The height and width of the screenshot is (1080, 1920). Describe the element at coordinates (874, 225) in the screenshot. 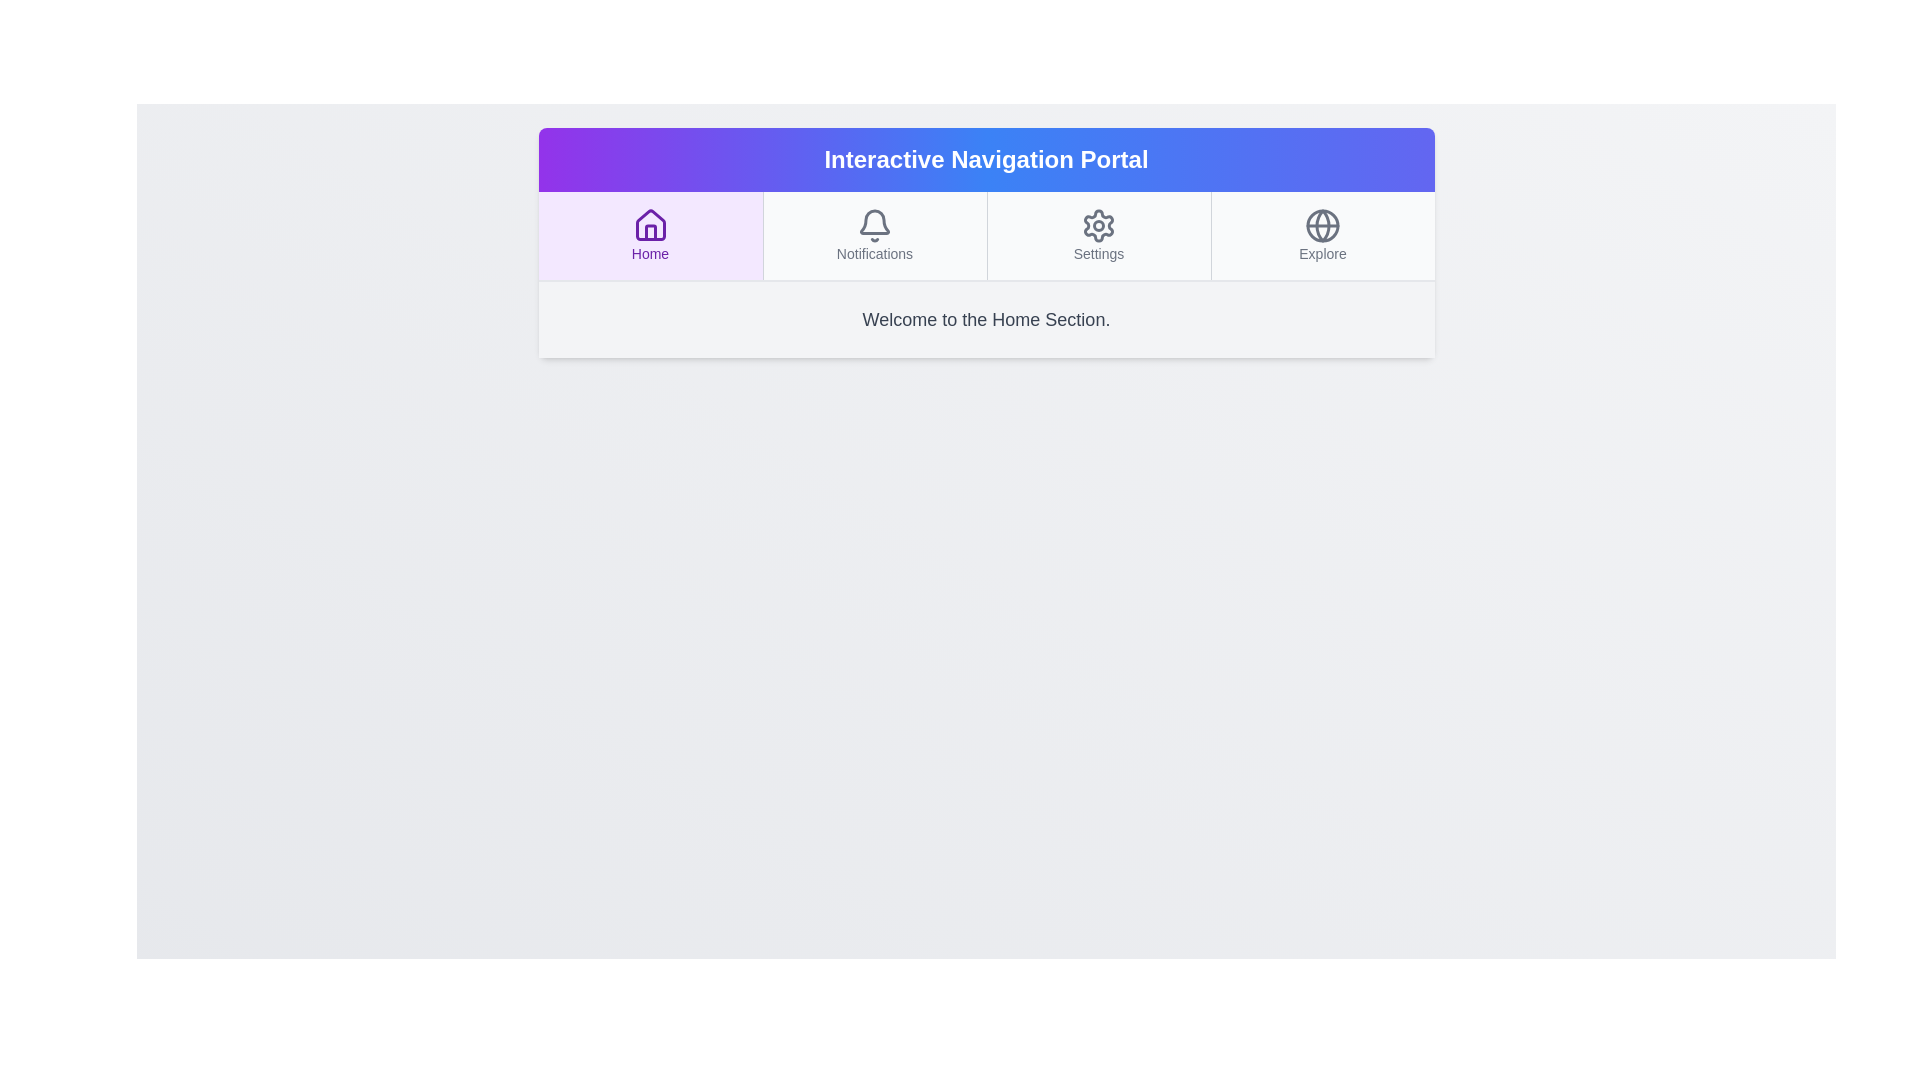

I see `the 'Notifications' icon` at that location.